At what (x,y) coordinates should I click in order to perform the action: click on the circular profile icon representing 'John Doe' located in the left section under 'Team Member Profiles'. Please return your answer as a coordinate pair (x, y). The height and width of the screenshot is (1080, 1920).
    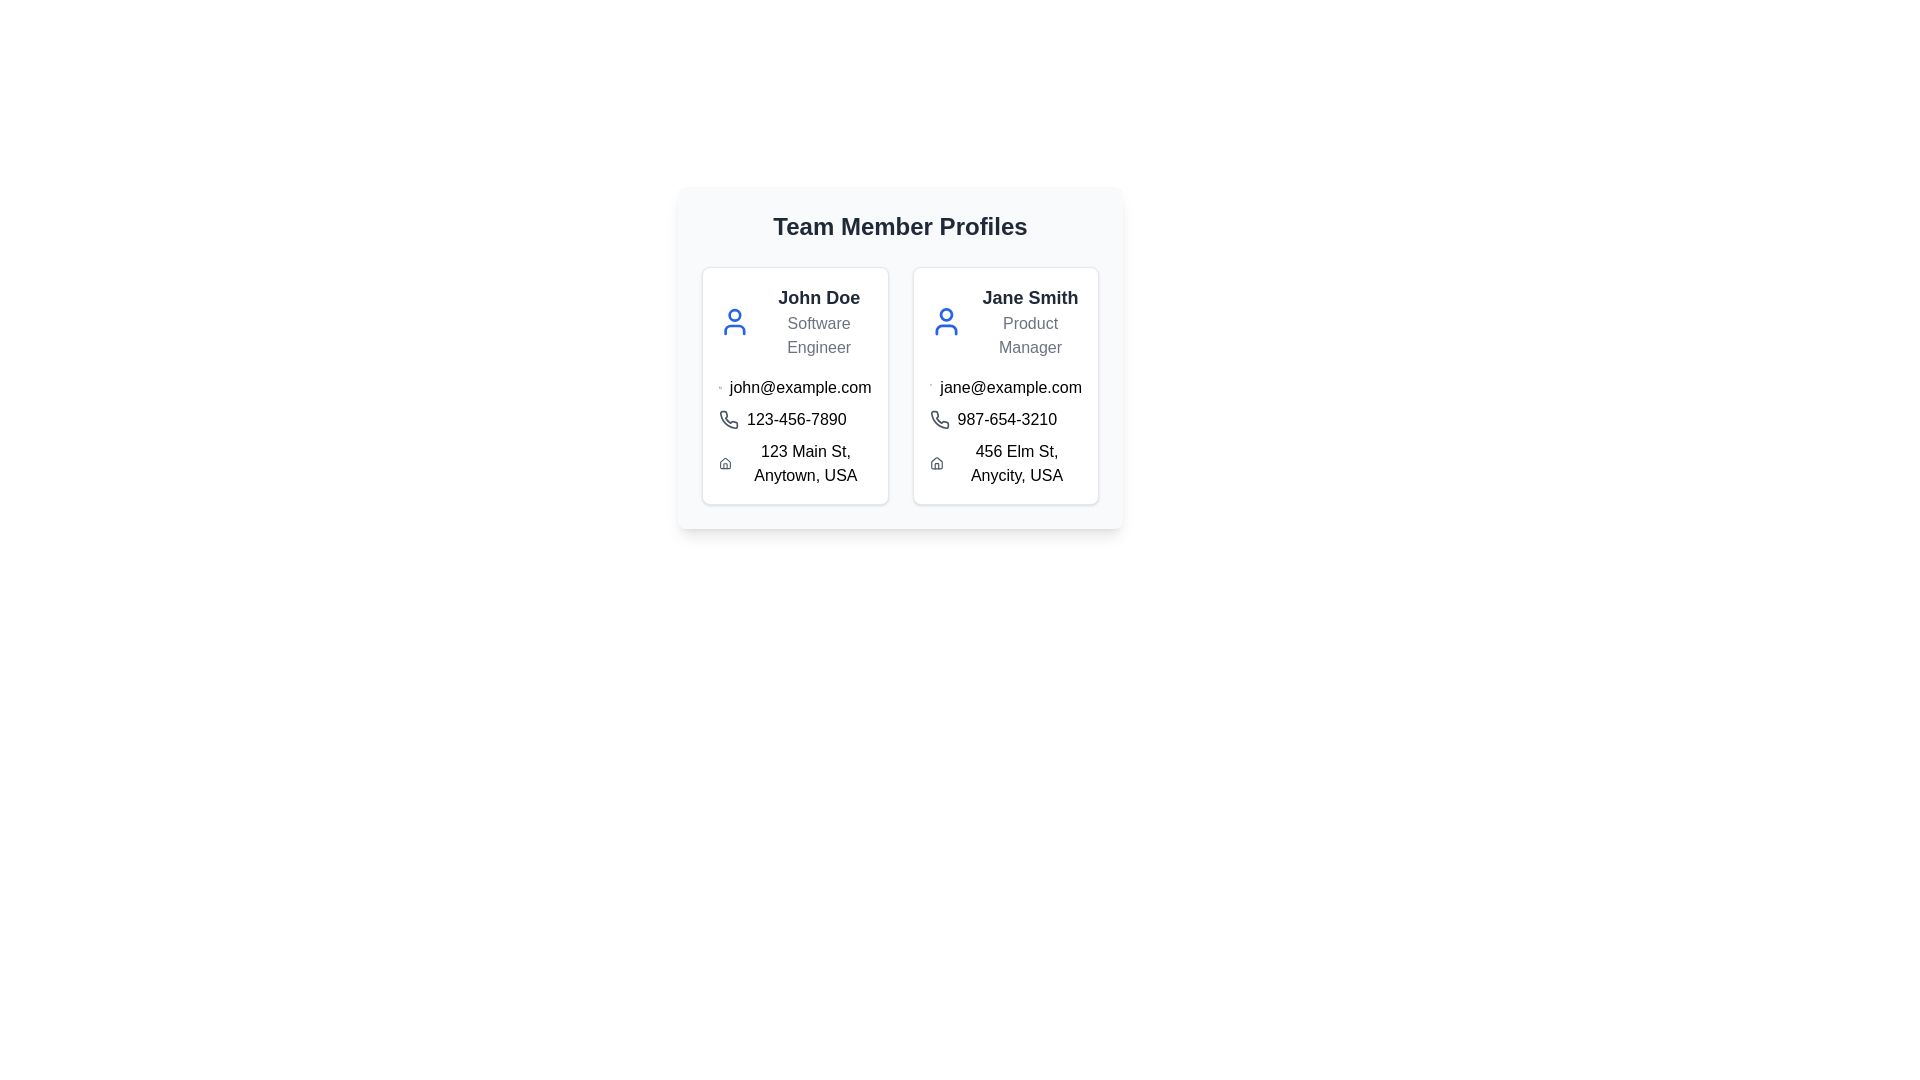
    Looking at the image, I should click on (733, 315).